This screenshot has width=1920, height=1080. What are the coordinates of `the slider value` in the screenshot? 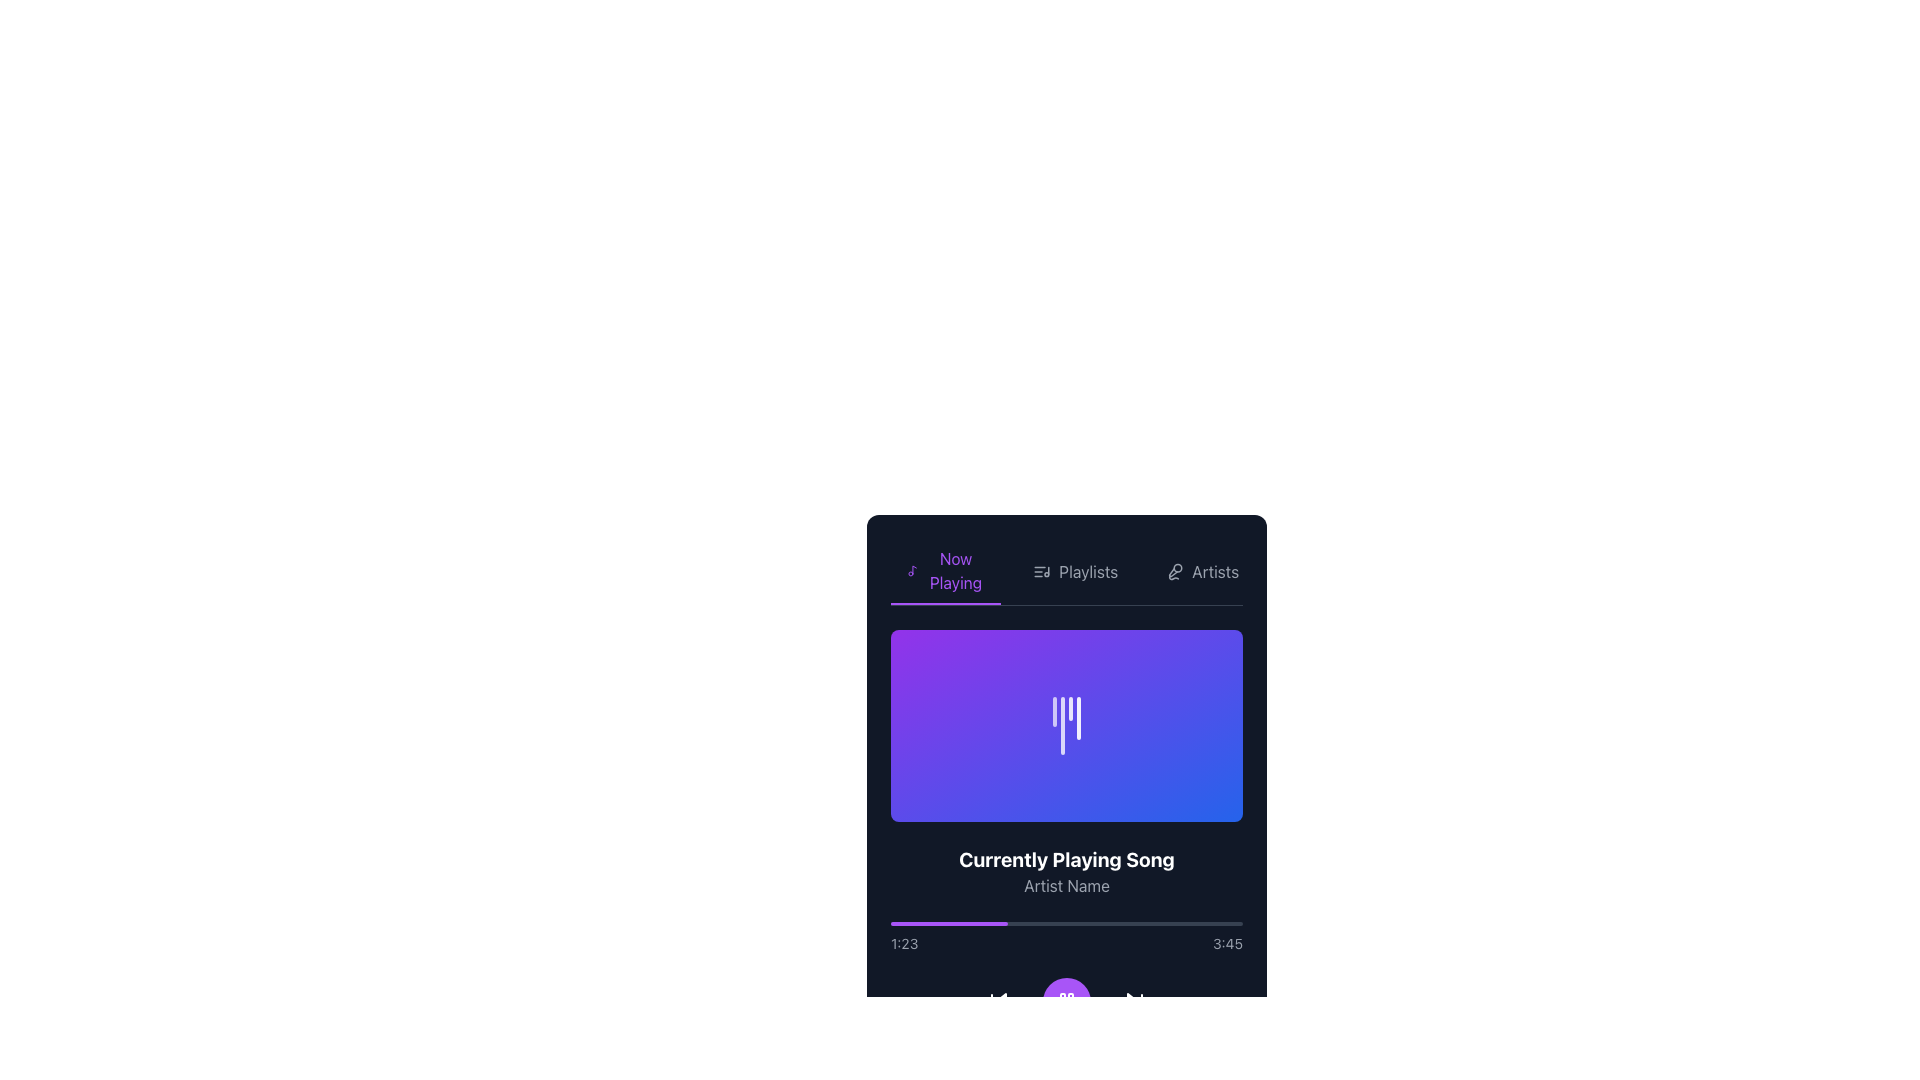 It's located at (1111, 1059).